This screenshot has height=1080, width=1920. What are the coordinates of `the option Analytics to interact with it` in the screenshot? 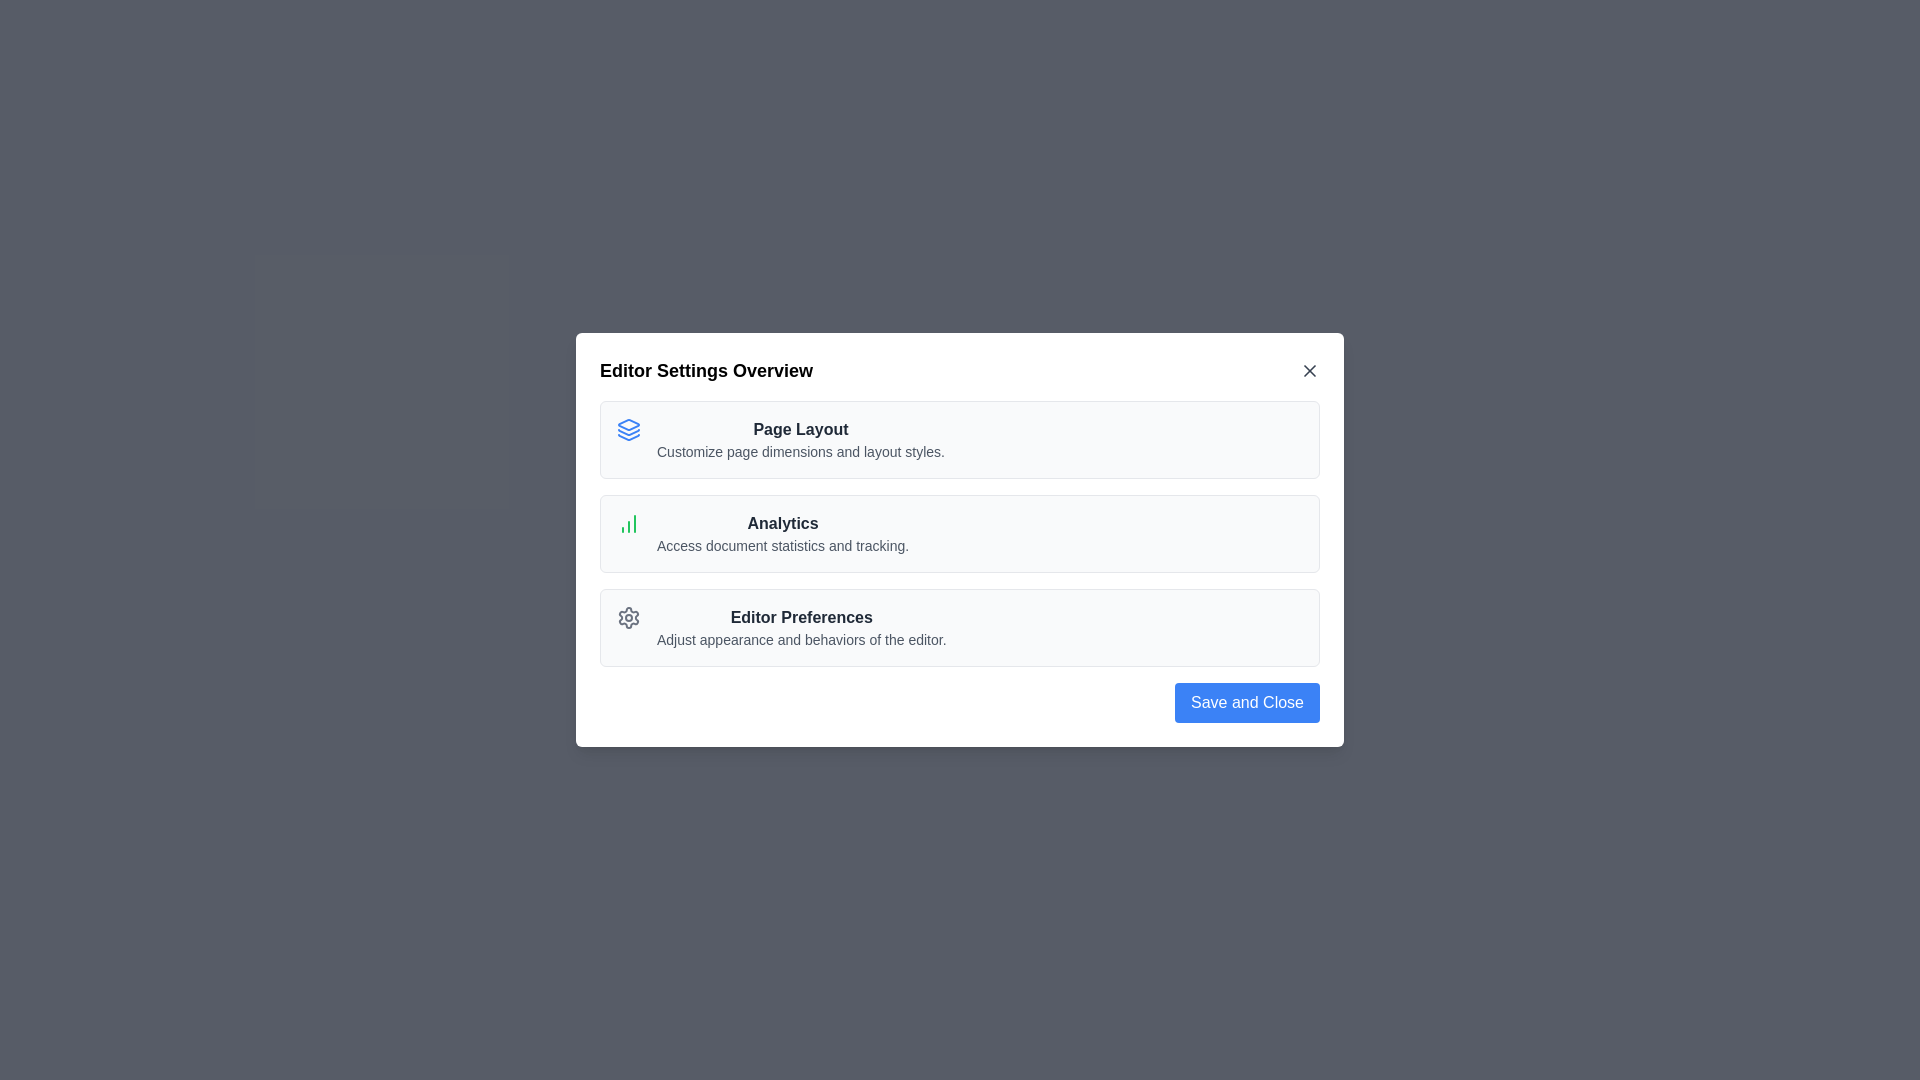 It's located at (800, 532).